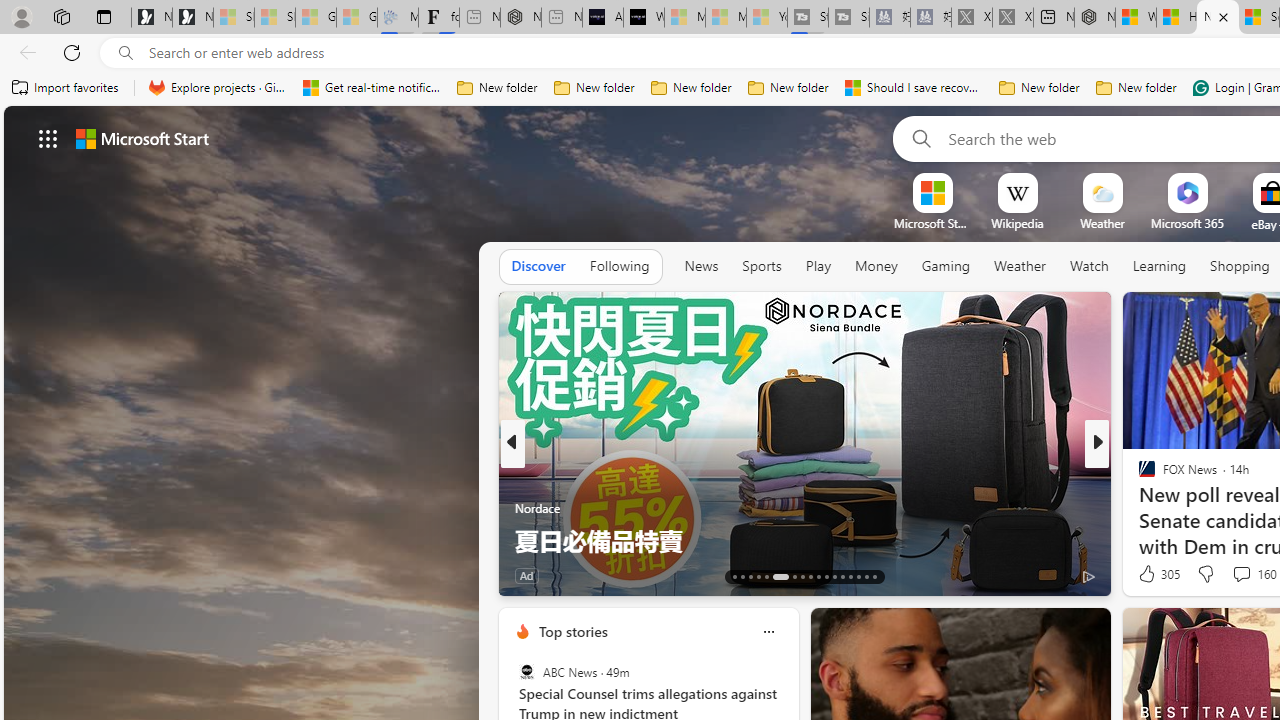  What do you see at coordinates (192, 17) in the screenshot?
I see `'Newsletter Sign Up'` at bounding box center [192, 17].